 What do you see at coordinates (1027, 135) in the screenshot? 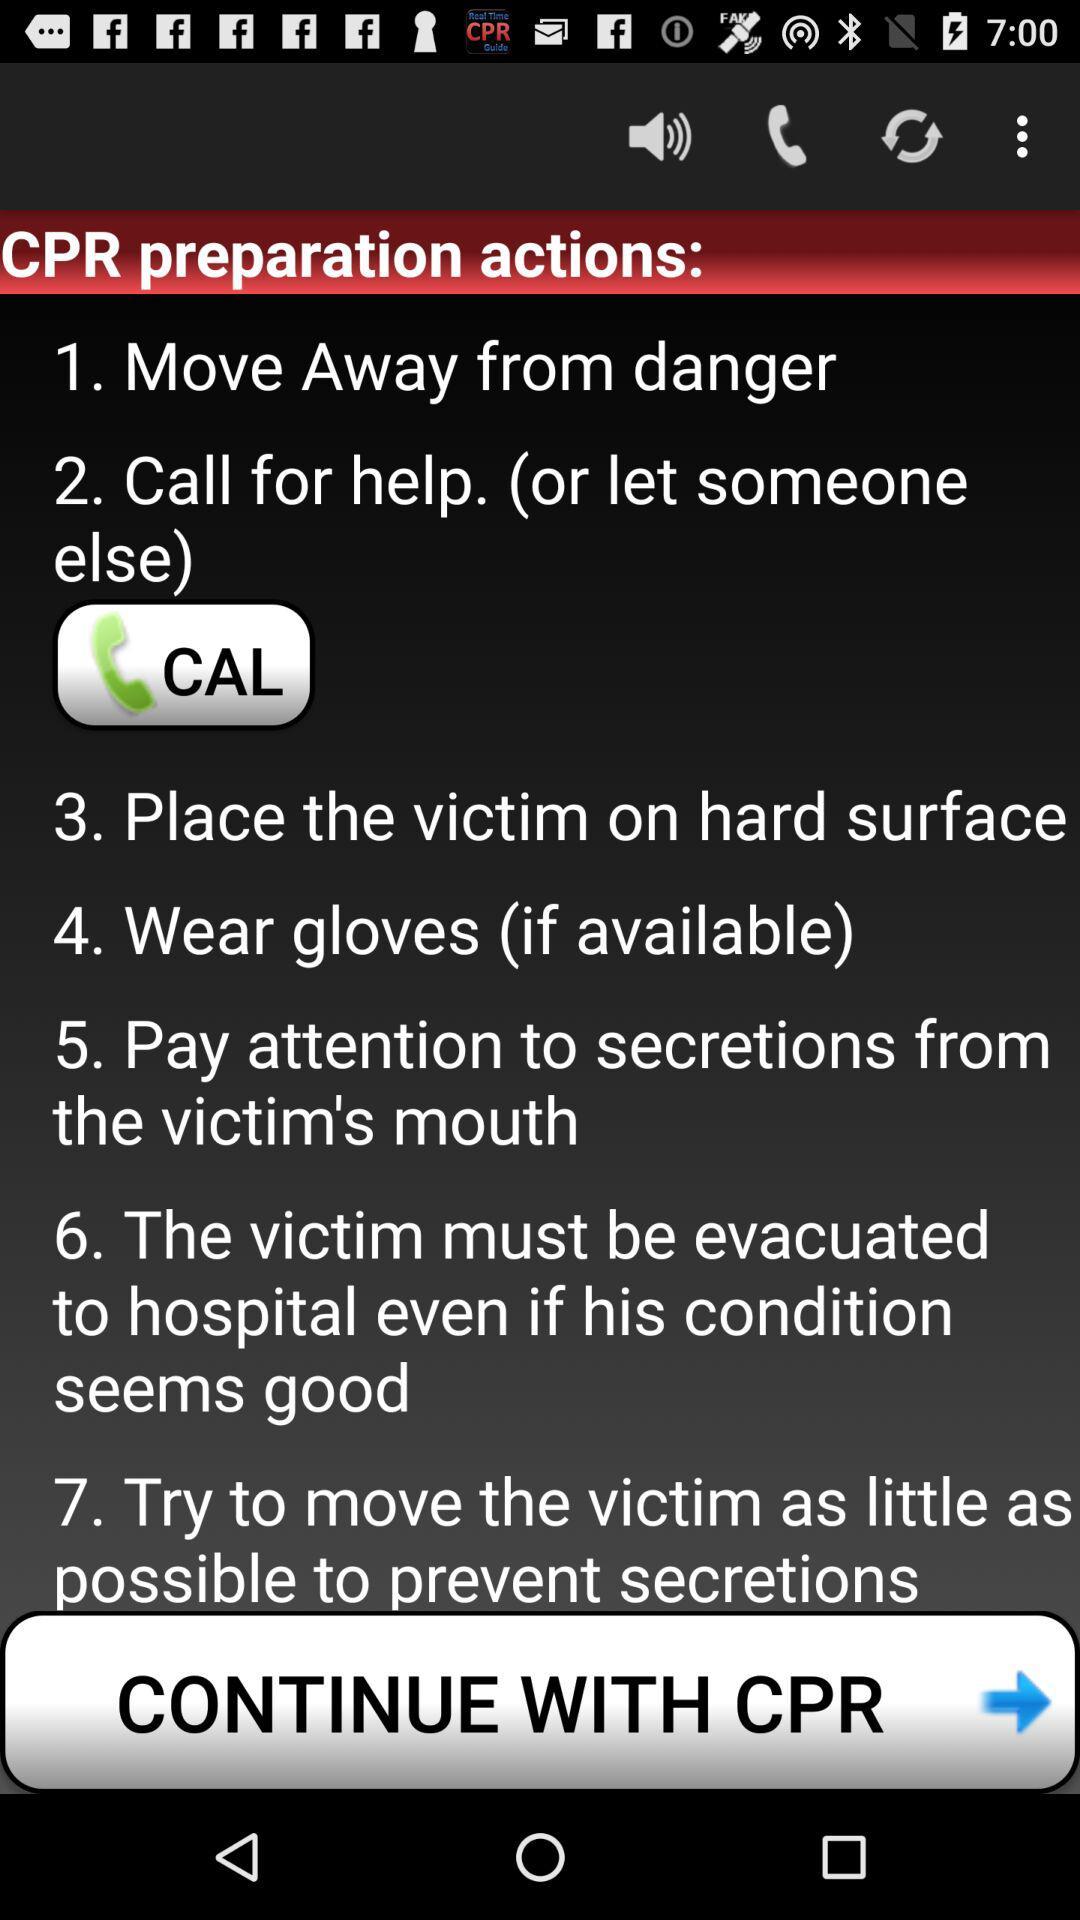
I see `item above cpr preparation actions: icon` at bounding box center [1027, 135].